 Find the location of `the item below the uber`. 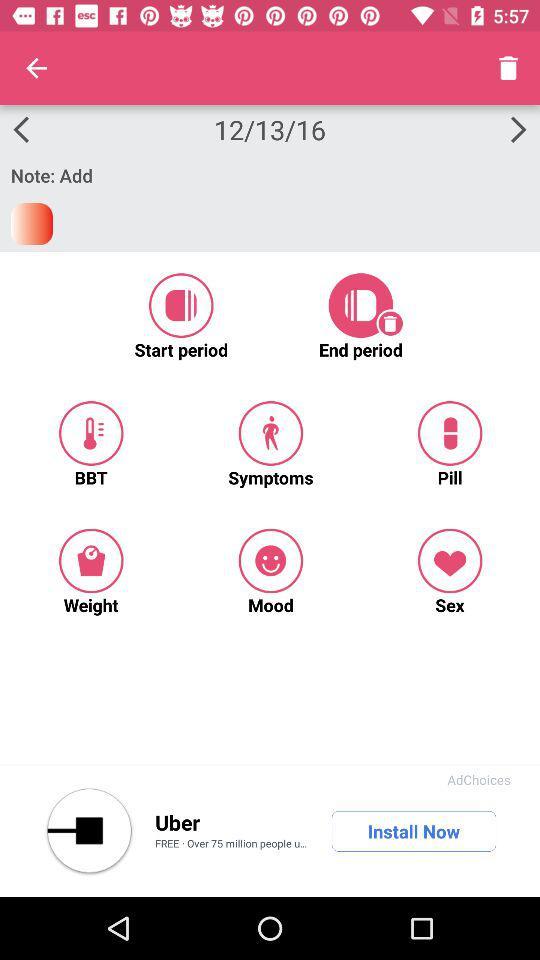

the item below the uber is located at coordinates (232, 844).